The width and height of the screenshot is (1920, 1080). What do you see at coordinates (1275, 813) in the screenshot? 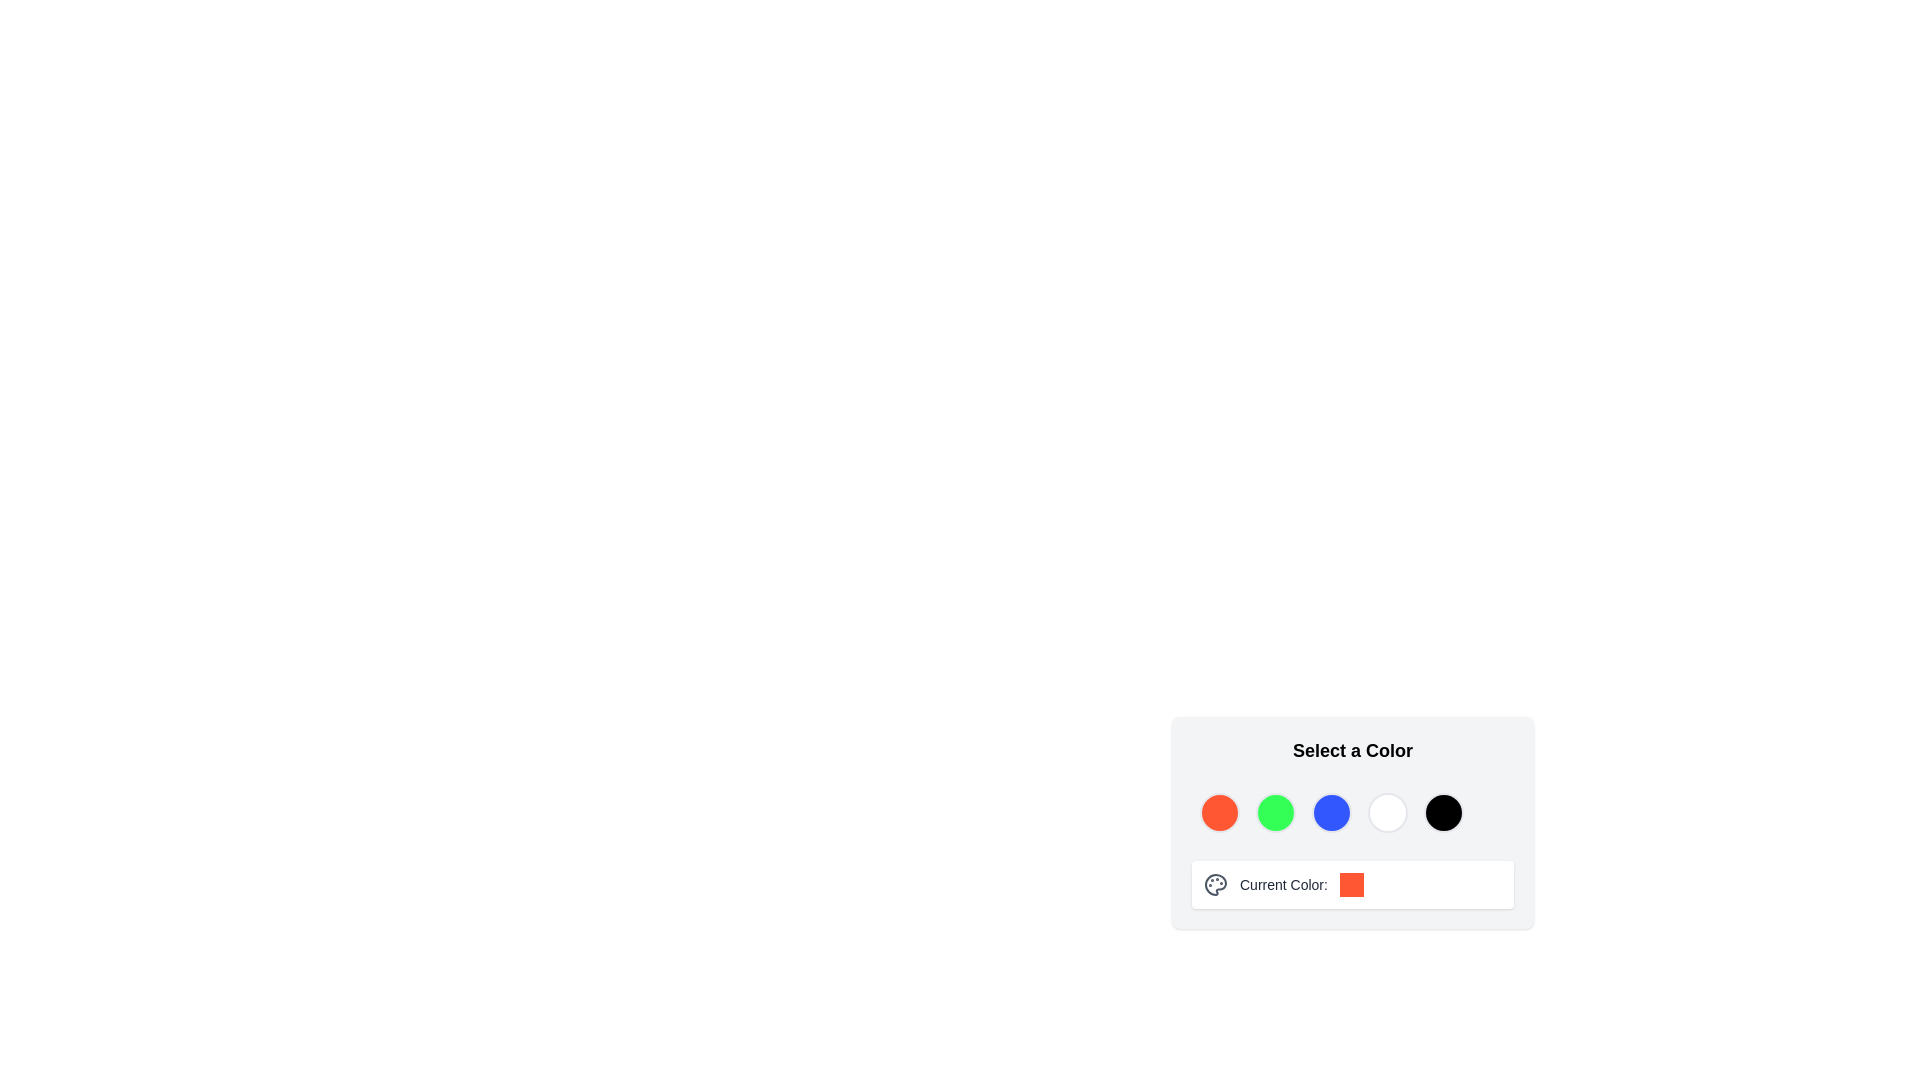
I see `the bright green circular color selection button, which is the second of five circular icons arranged horizontally` at bounding box center [1275, 813].